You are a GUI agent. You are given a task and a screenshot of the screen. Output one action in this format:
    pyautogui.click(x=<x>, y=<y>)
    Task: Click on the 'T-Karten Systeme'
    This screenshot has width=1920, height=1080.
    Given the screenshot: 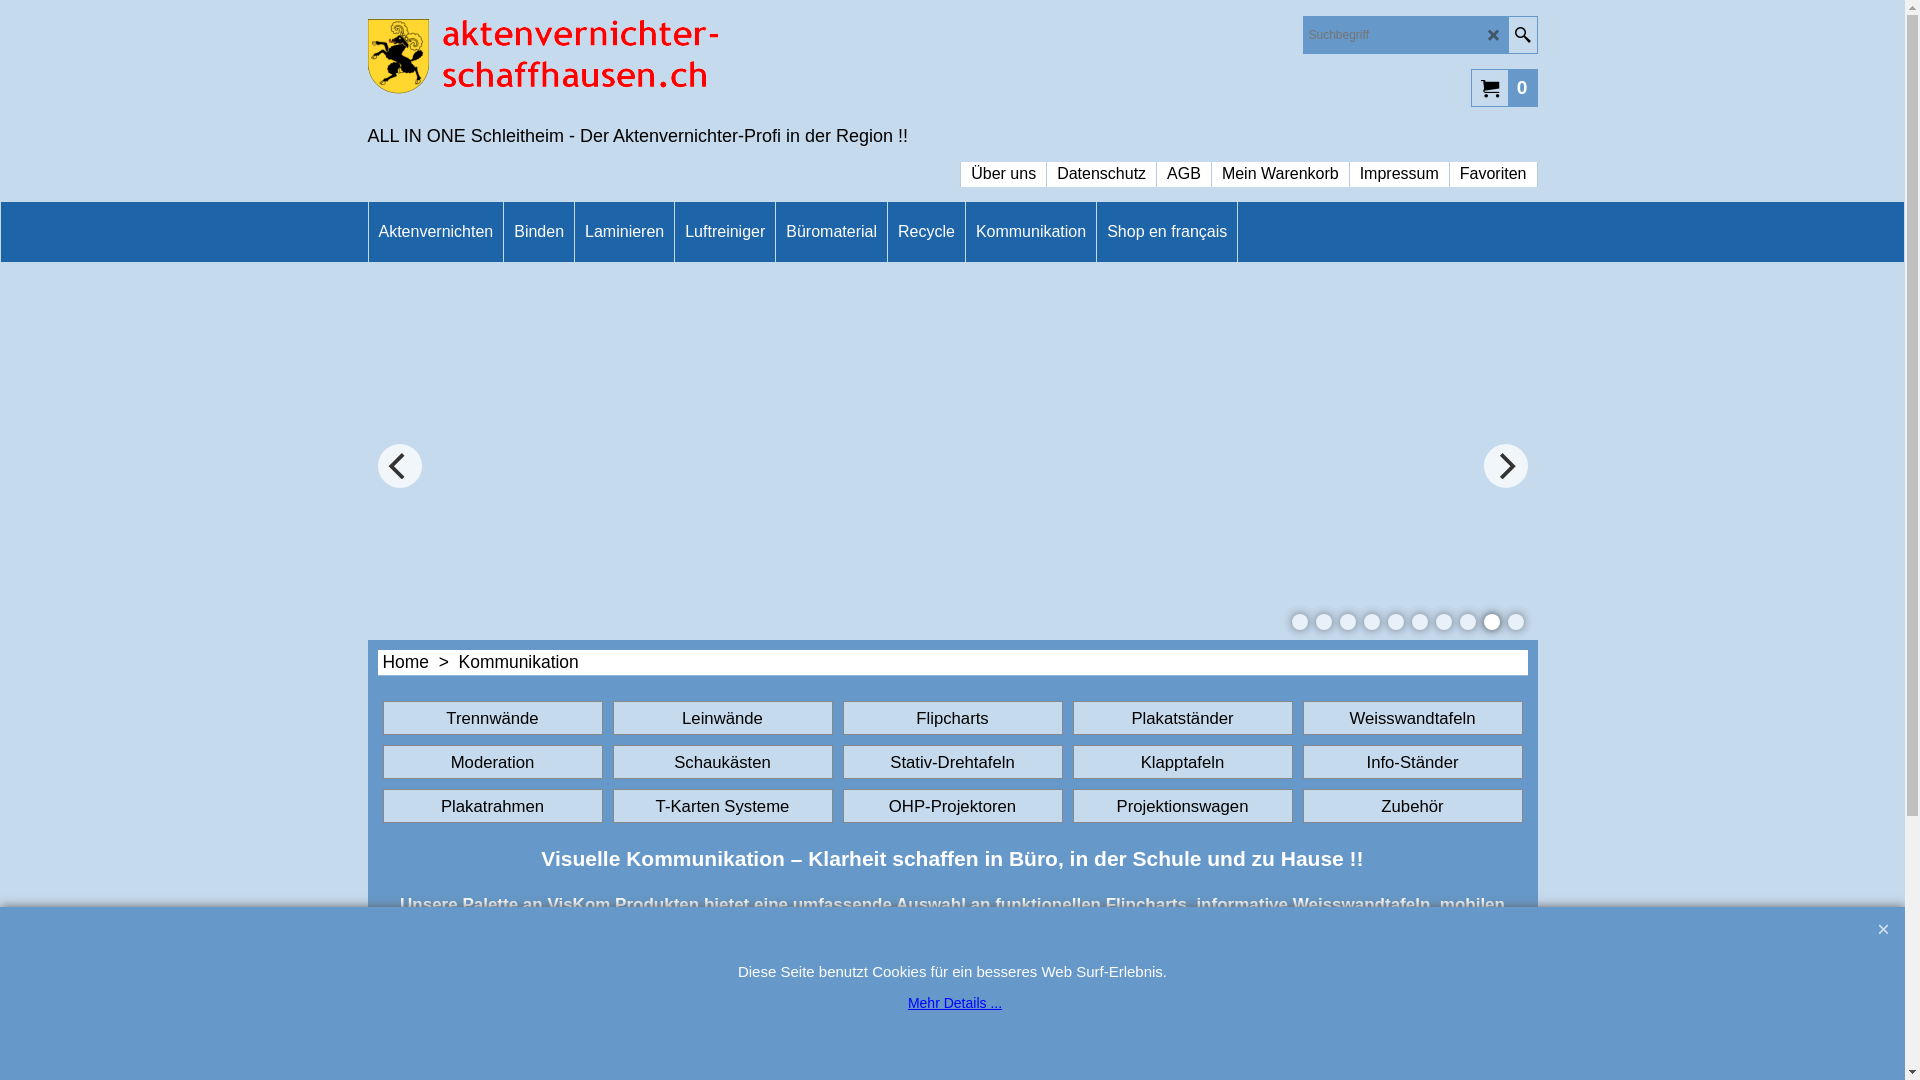 What is the action you would take?
    pyautogui.click(x=720, y=805)
    